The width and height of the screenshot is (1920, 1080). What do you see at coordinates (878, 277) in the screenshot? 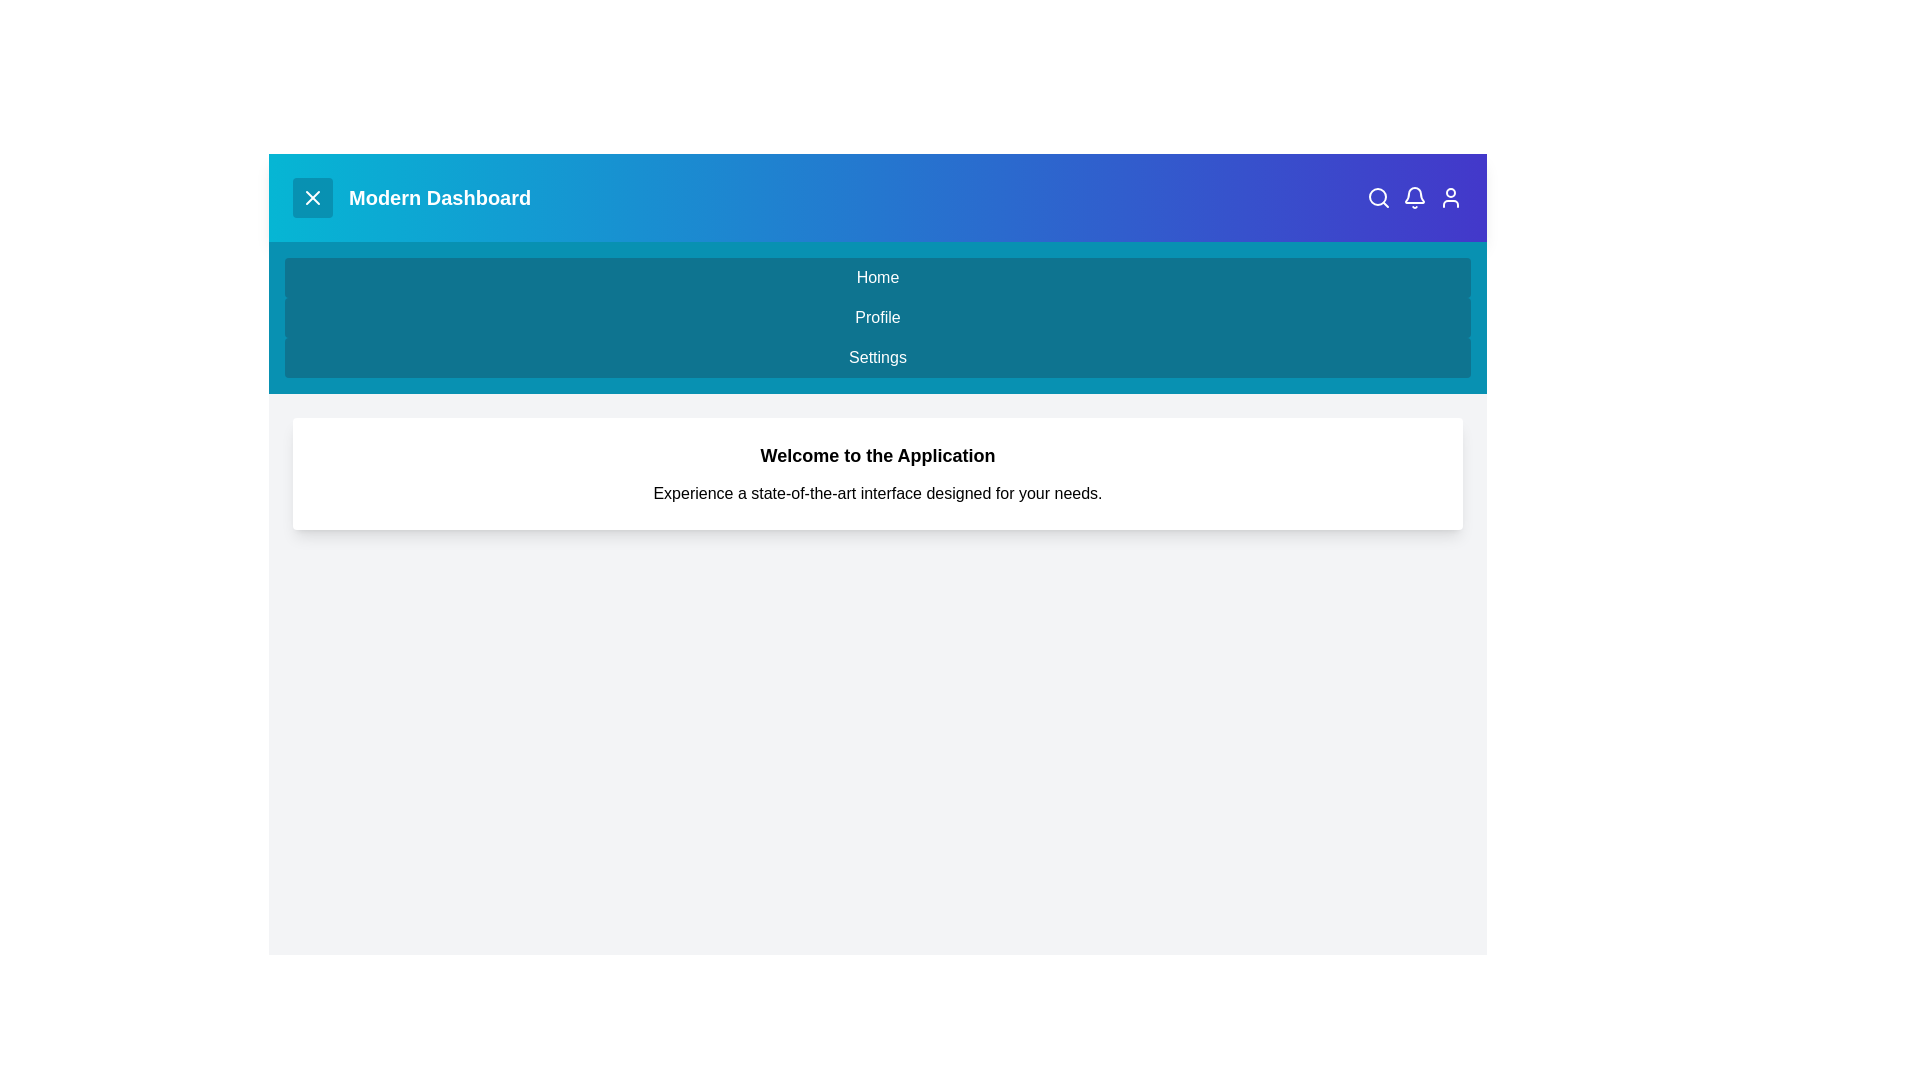
I see `the 'Home' navigation link` at bounding box center [878, 277].